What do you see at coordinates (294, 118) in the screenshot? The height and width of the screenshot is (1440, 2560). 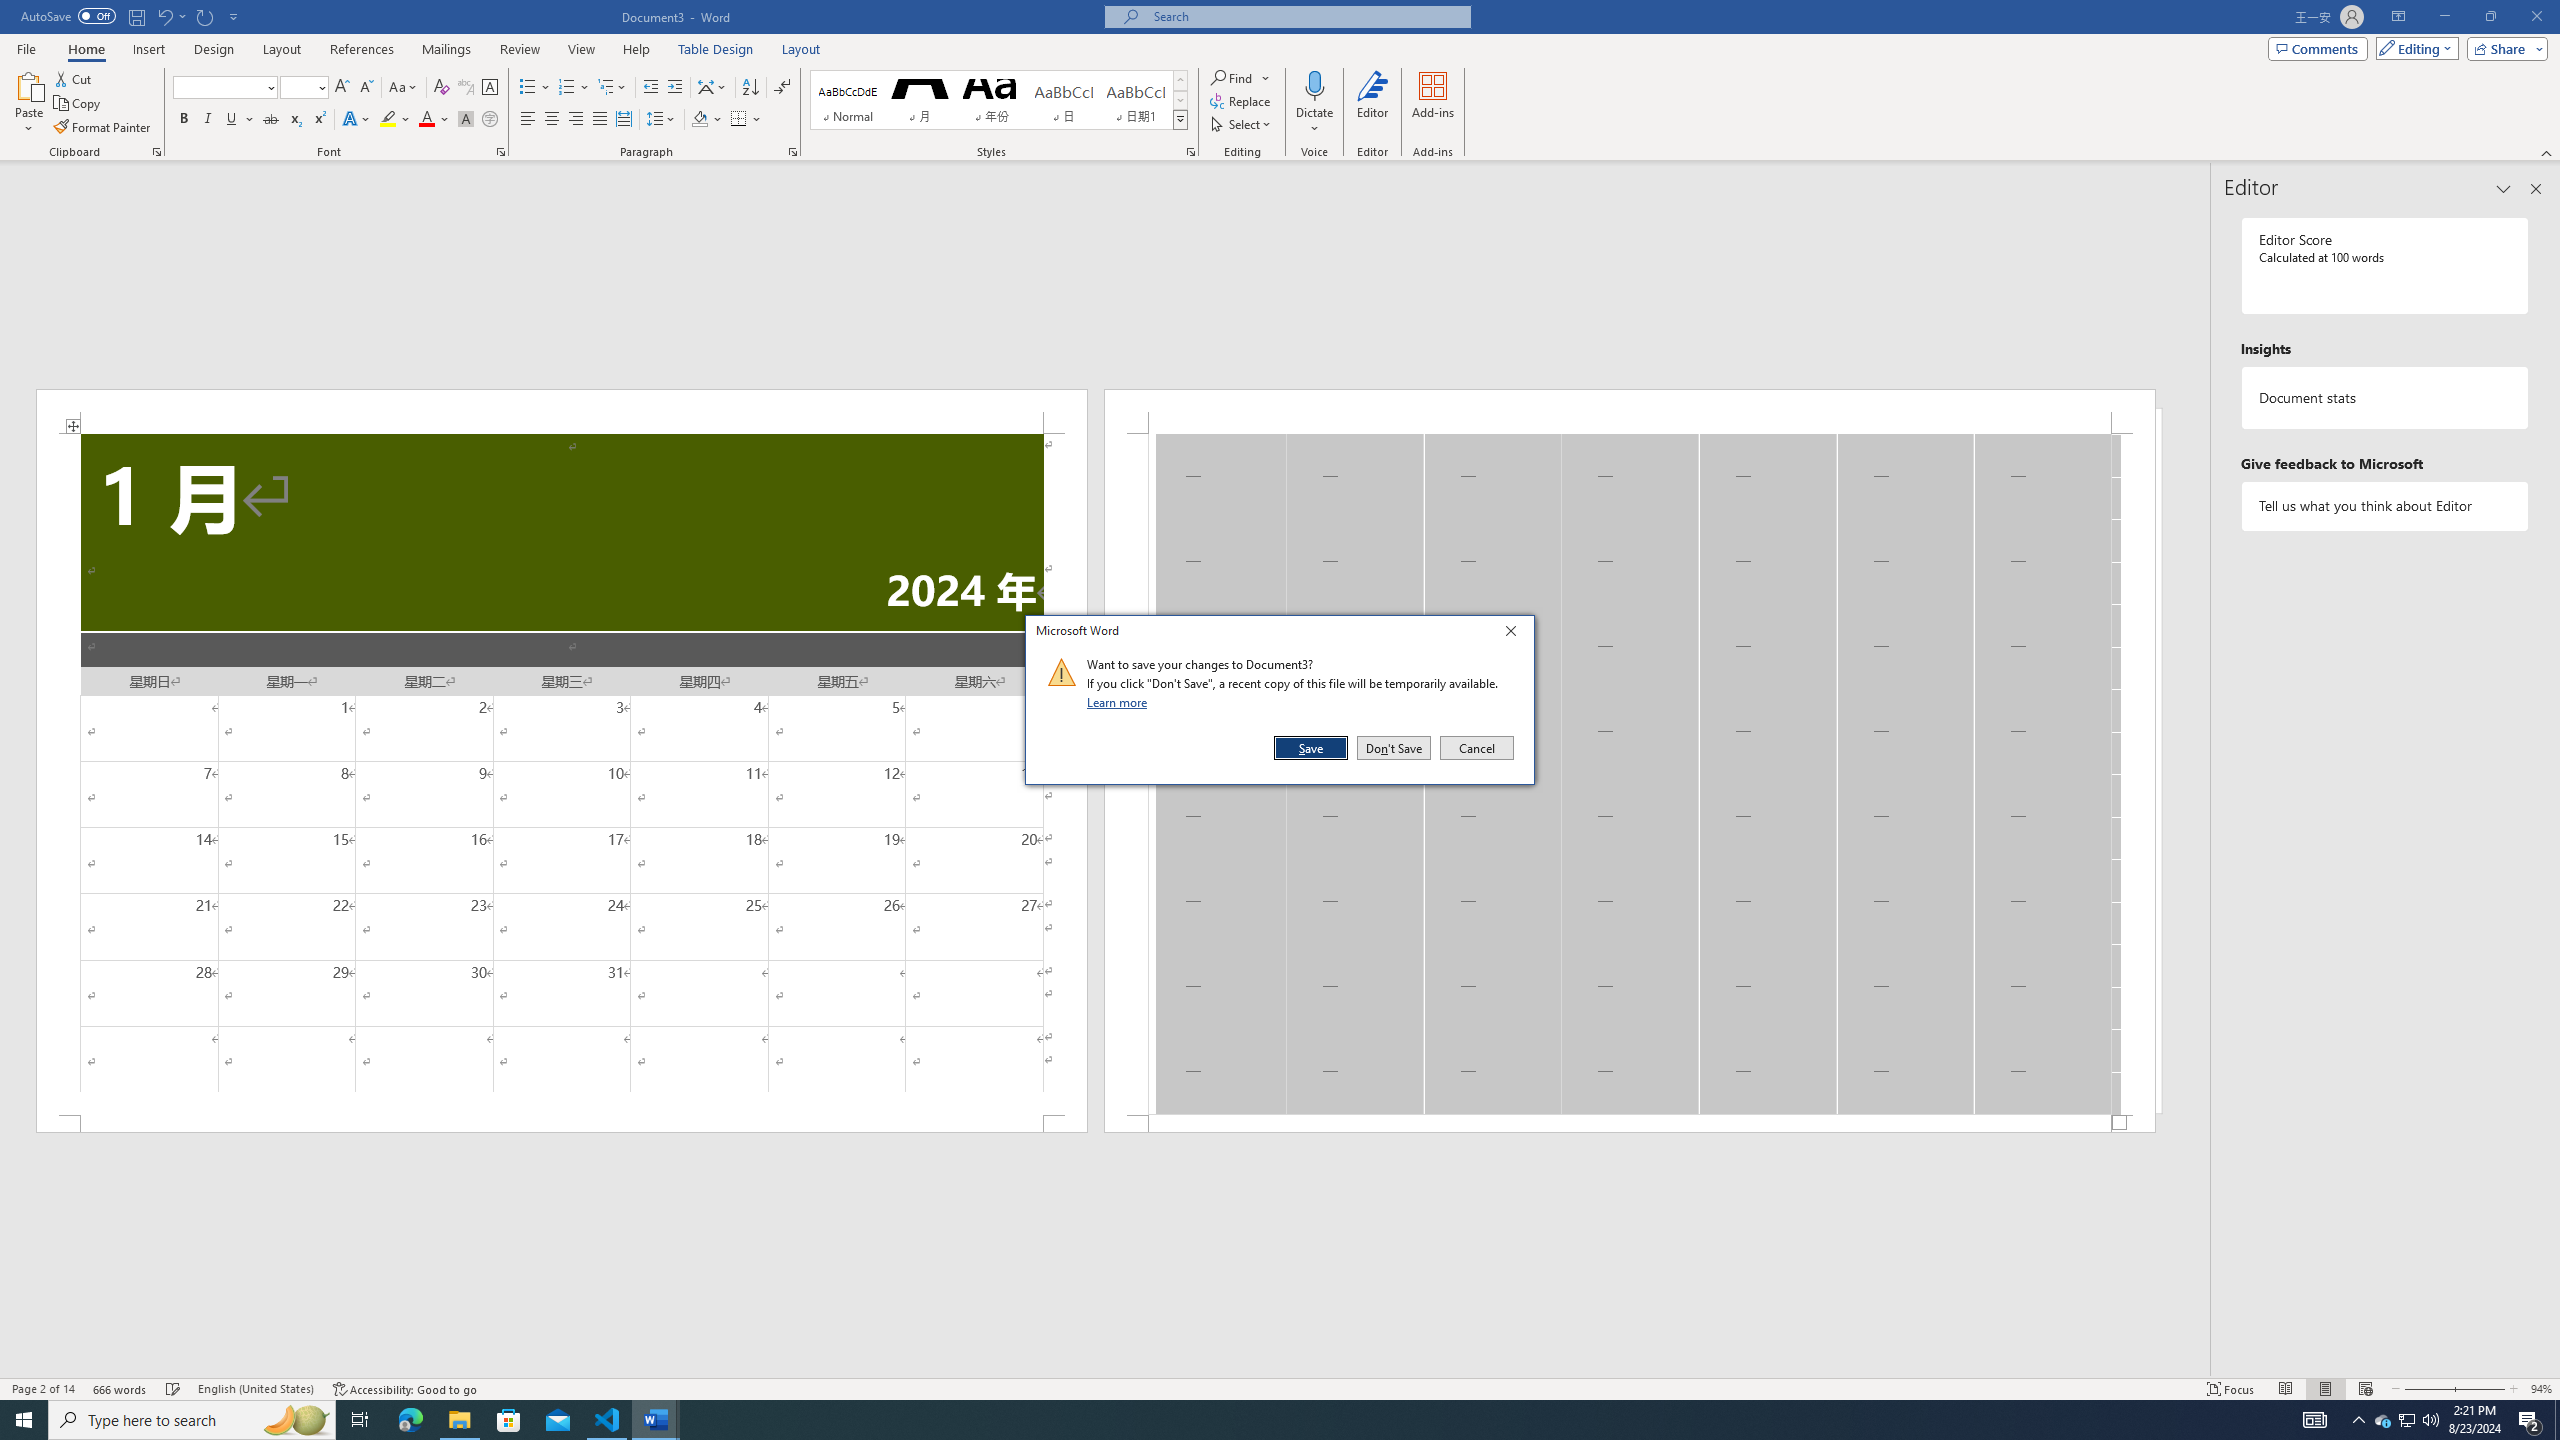 I see `'Subscript'` at bounding box center [294, 118].